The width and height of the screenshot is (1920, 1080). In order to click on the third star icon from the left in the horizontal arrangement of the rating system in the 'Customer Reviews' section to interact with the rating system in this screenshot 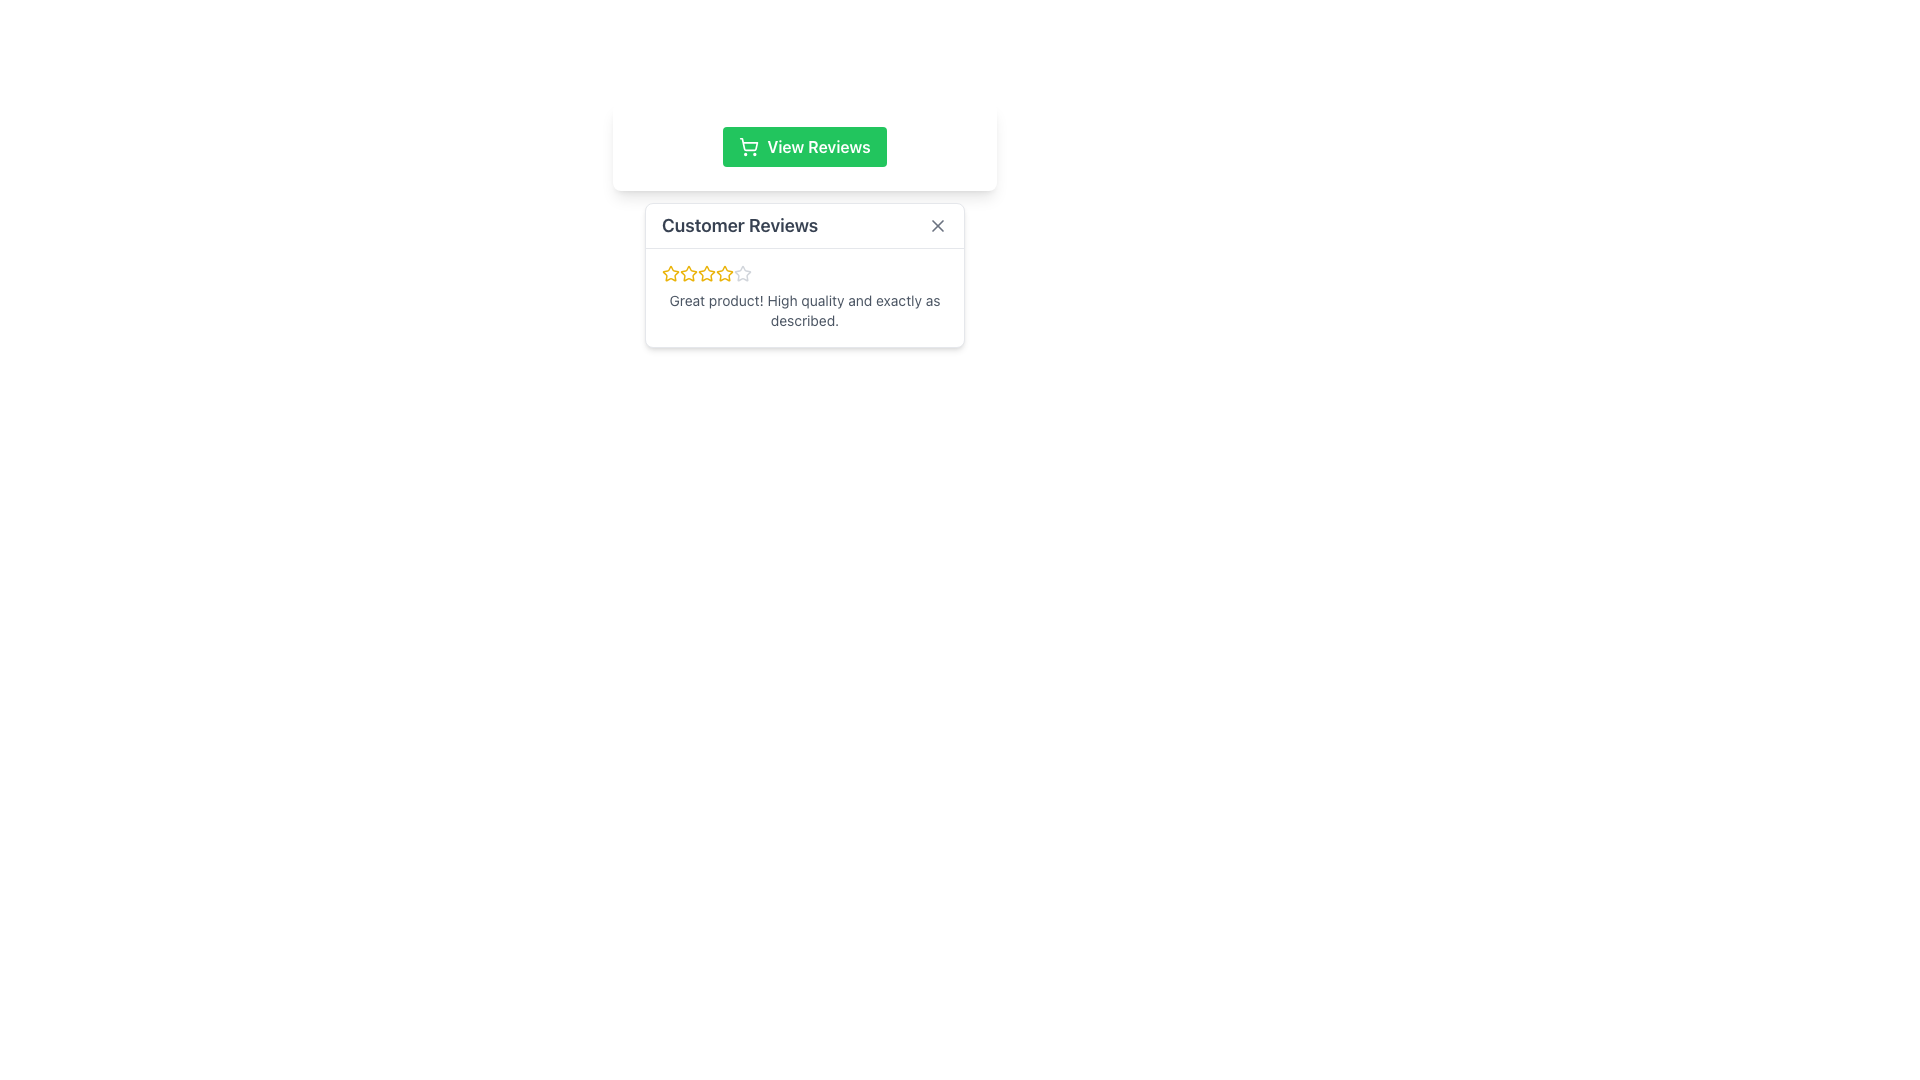, I will do `click(689, 273)`.